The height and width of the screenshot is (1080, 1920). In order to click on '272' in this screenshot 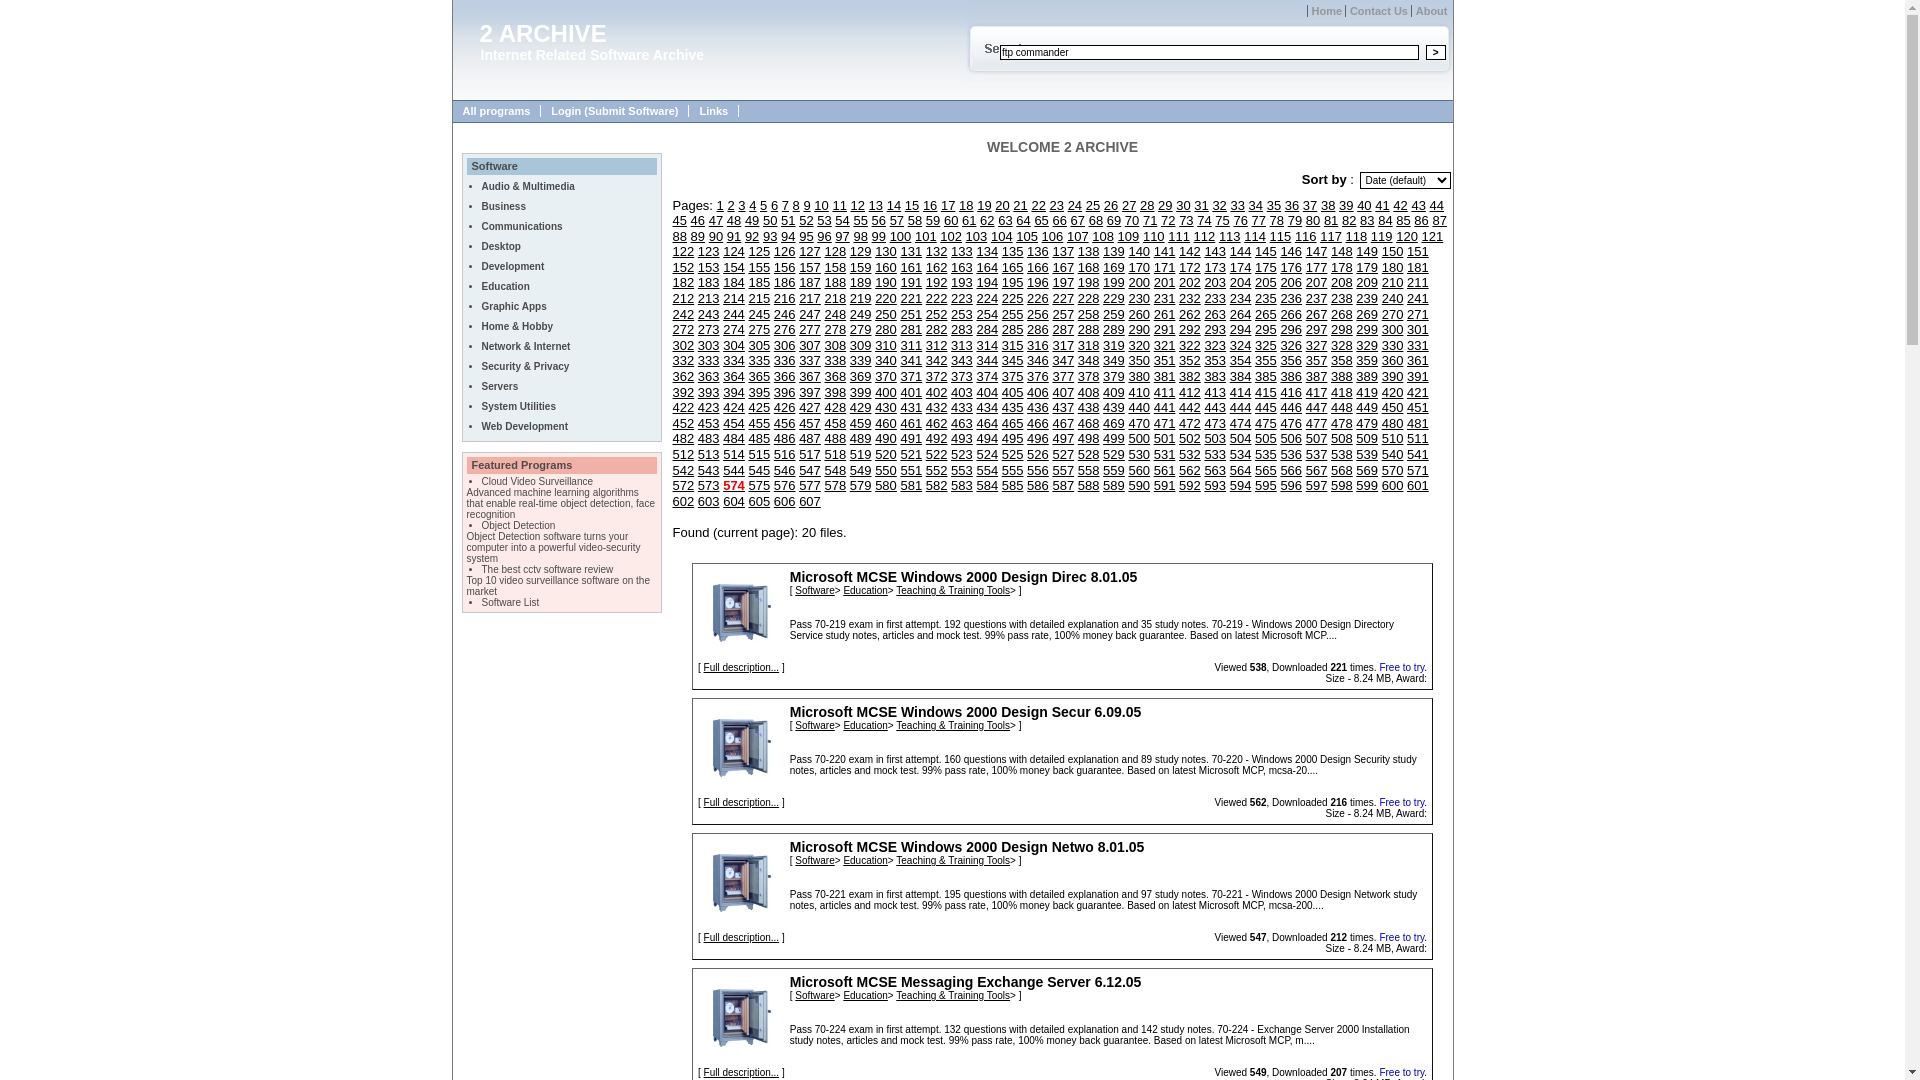, I will do `click(682, 328)`.